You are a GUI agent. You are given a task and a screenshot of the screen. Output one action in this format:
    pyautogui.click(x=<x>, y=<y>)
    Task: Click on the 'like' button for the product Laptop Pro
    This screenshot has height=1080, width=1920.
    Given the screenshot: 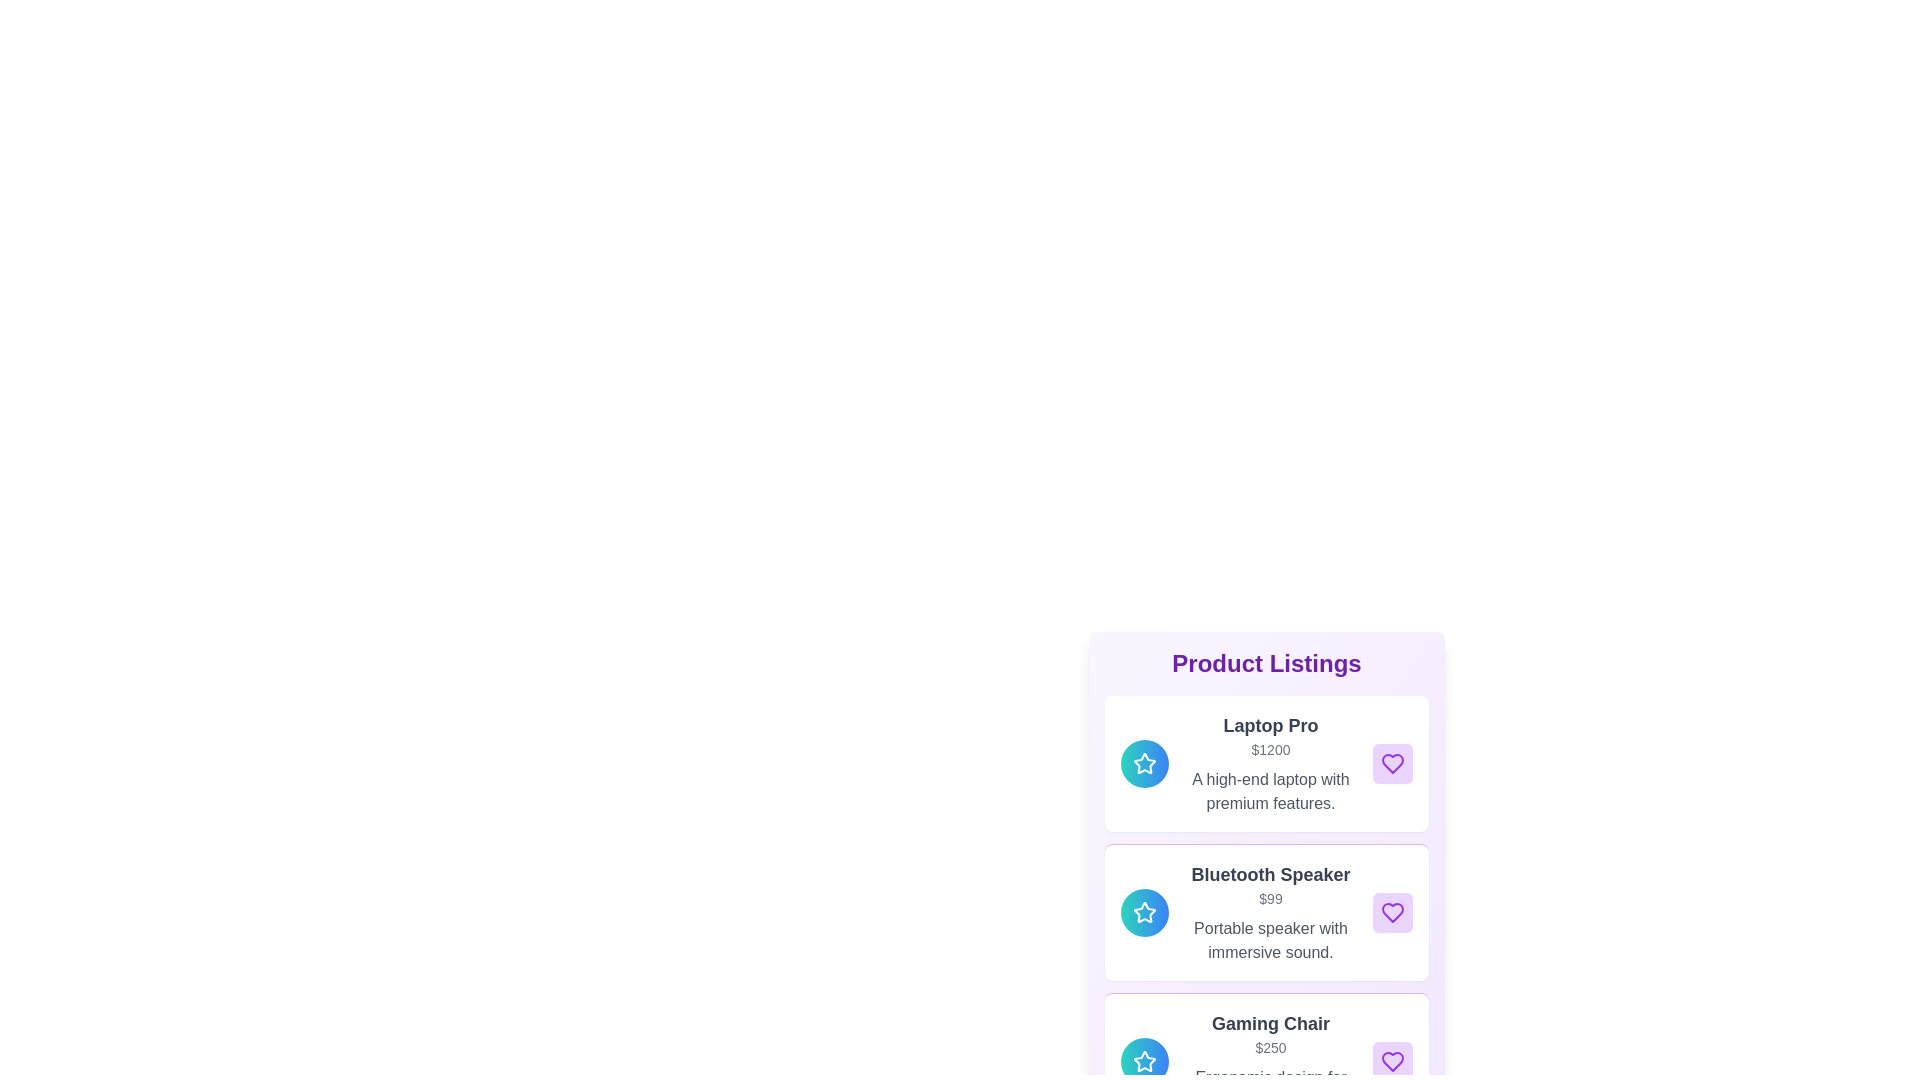 What is the action you would take?
    pyautogui.click(x=1391, y=763)
    